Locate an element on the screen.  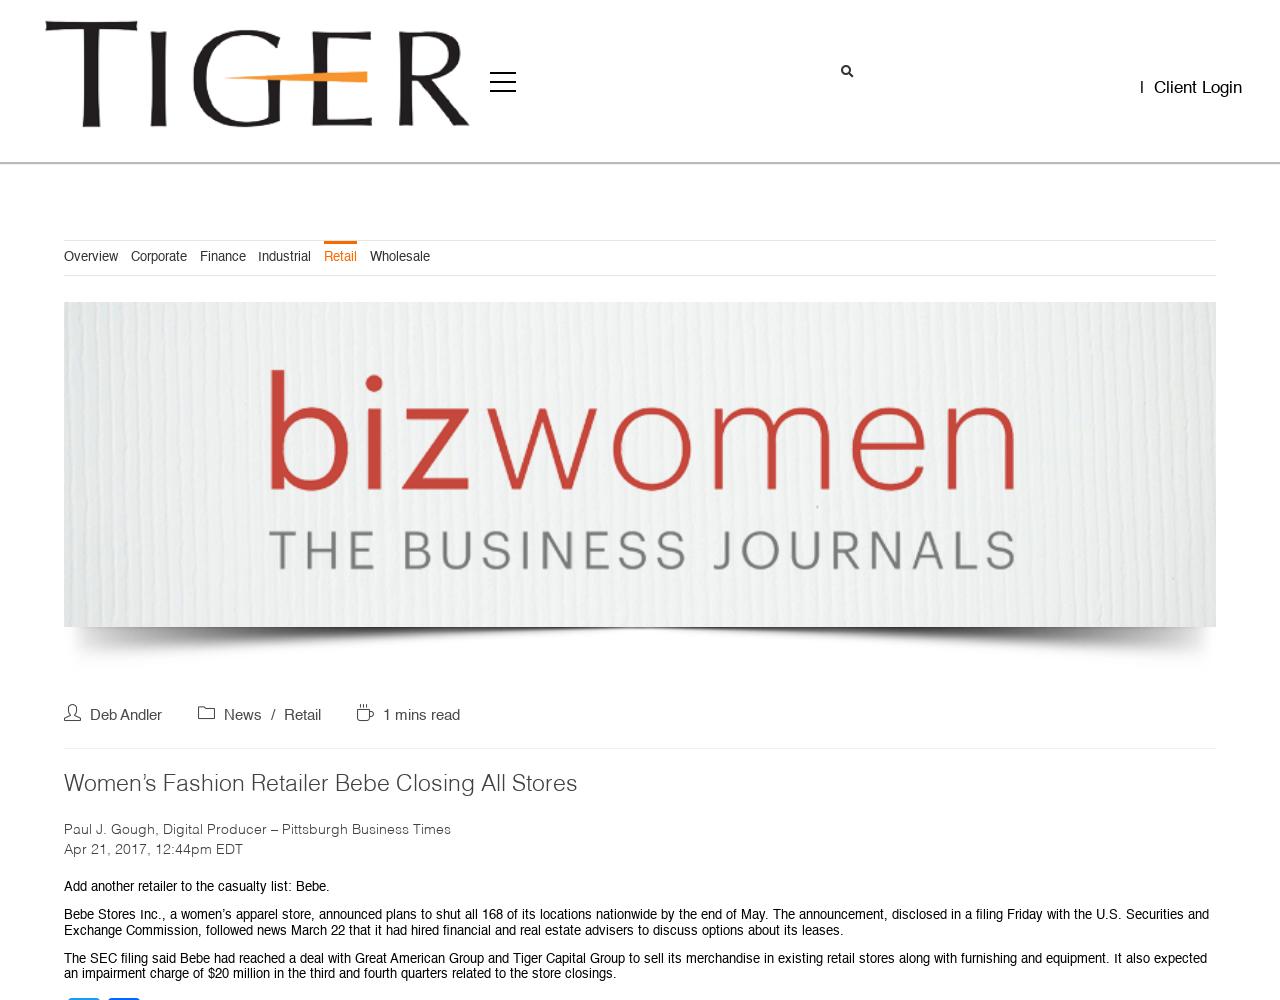
'|' is located at coordinates (1145, 87).